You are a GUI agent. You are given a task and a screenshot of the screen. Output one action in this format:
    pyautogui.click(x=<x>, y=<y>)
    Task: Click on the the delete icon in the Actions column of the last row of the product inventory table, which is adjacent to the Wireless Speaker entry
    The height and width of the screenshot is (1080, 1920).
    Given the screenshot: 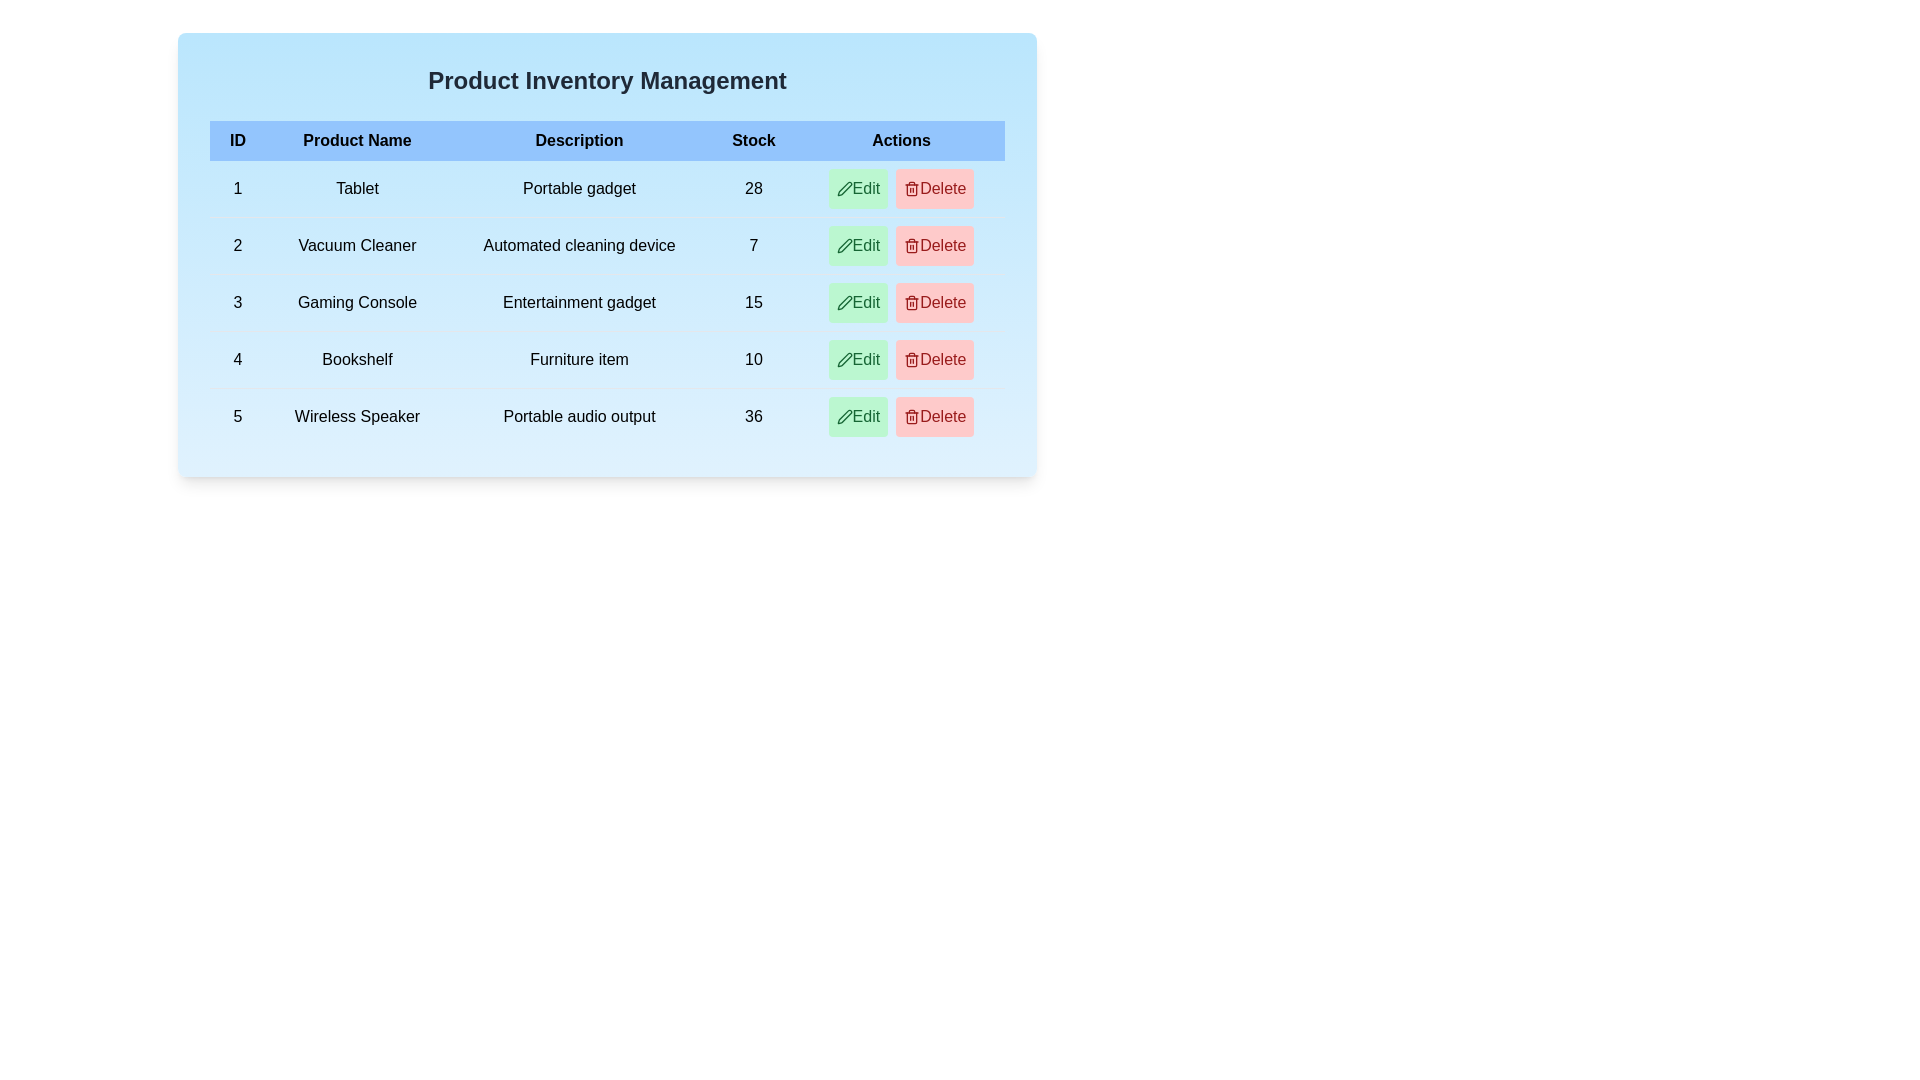 What is the action you would take?
    pyautogui.click(x=911, y=415)
    